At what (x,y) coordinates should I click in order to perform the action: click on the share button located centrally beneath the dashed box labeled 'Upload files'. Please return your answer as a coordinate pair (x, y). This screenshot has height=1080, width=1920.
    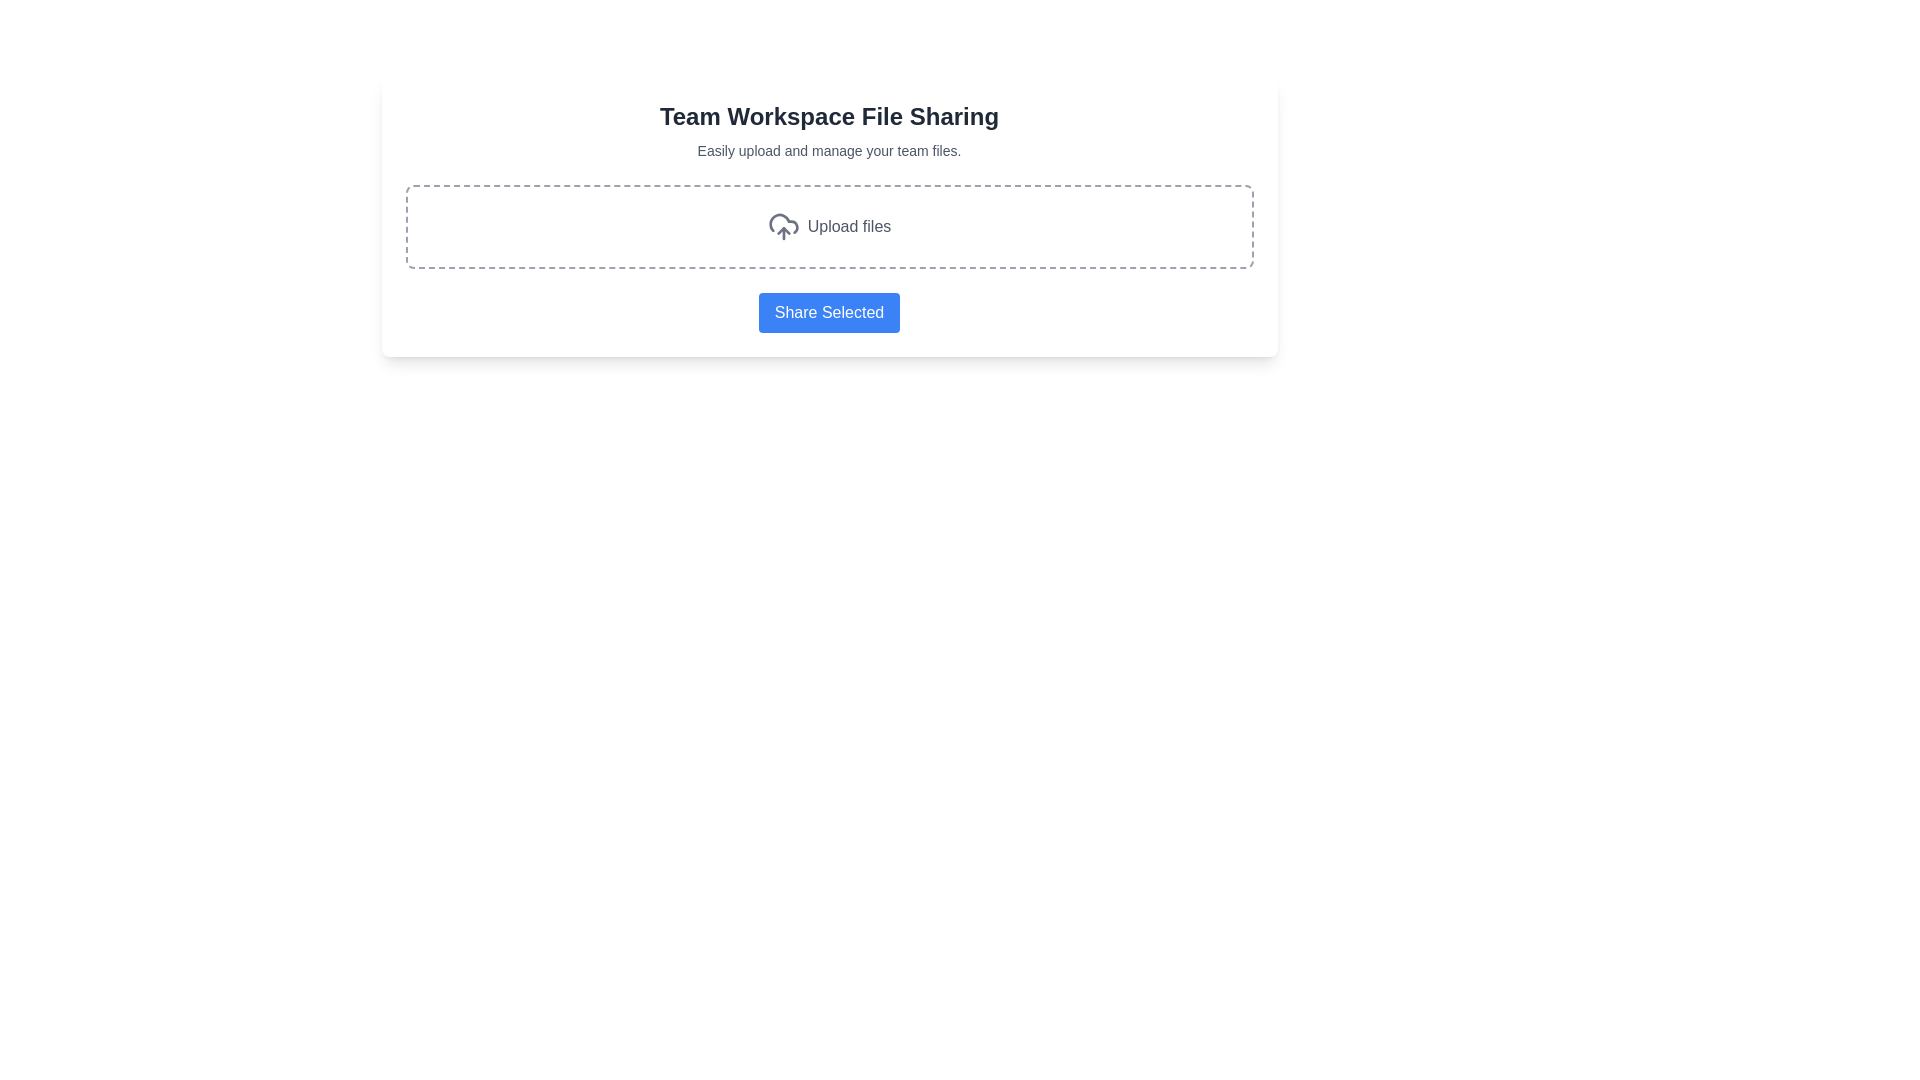
    Looking at the image, I should click on (829, 312).